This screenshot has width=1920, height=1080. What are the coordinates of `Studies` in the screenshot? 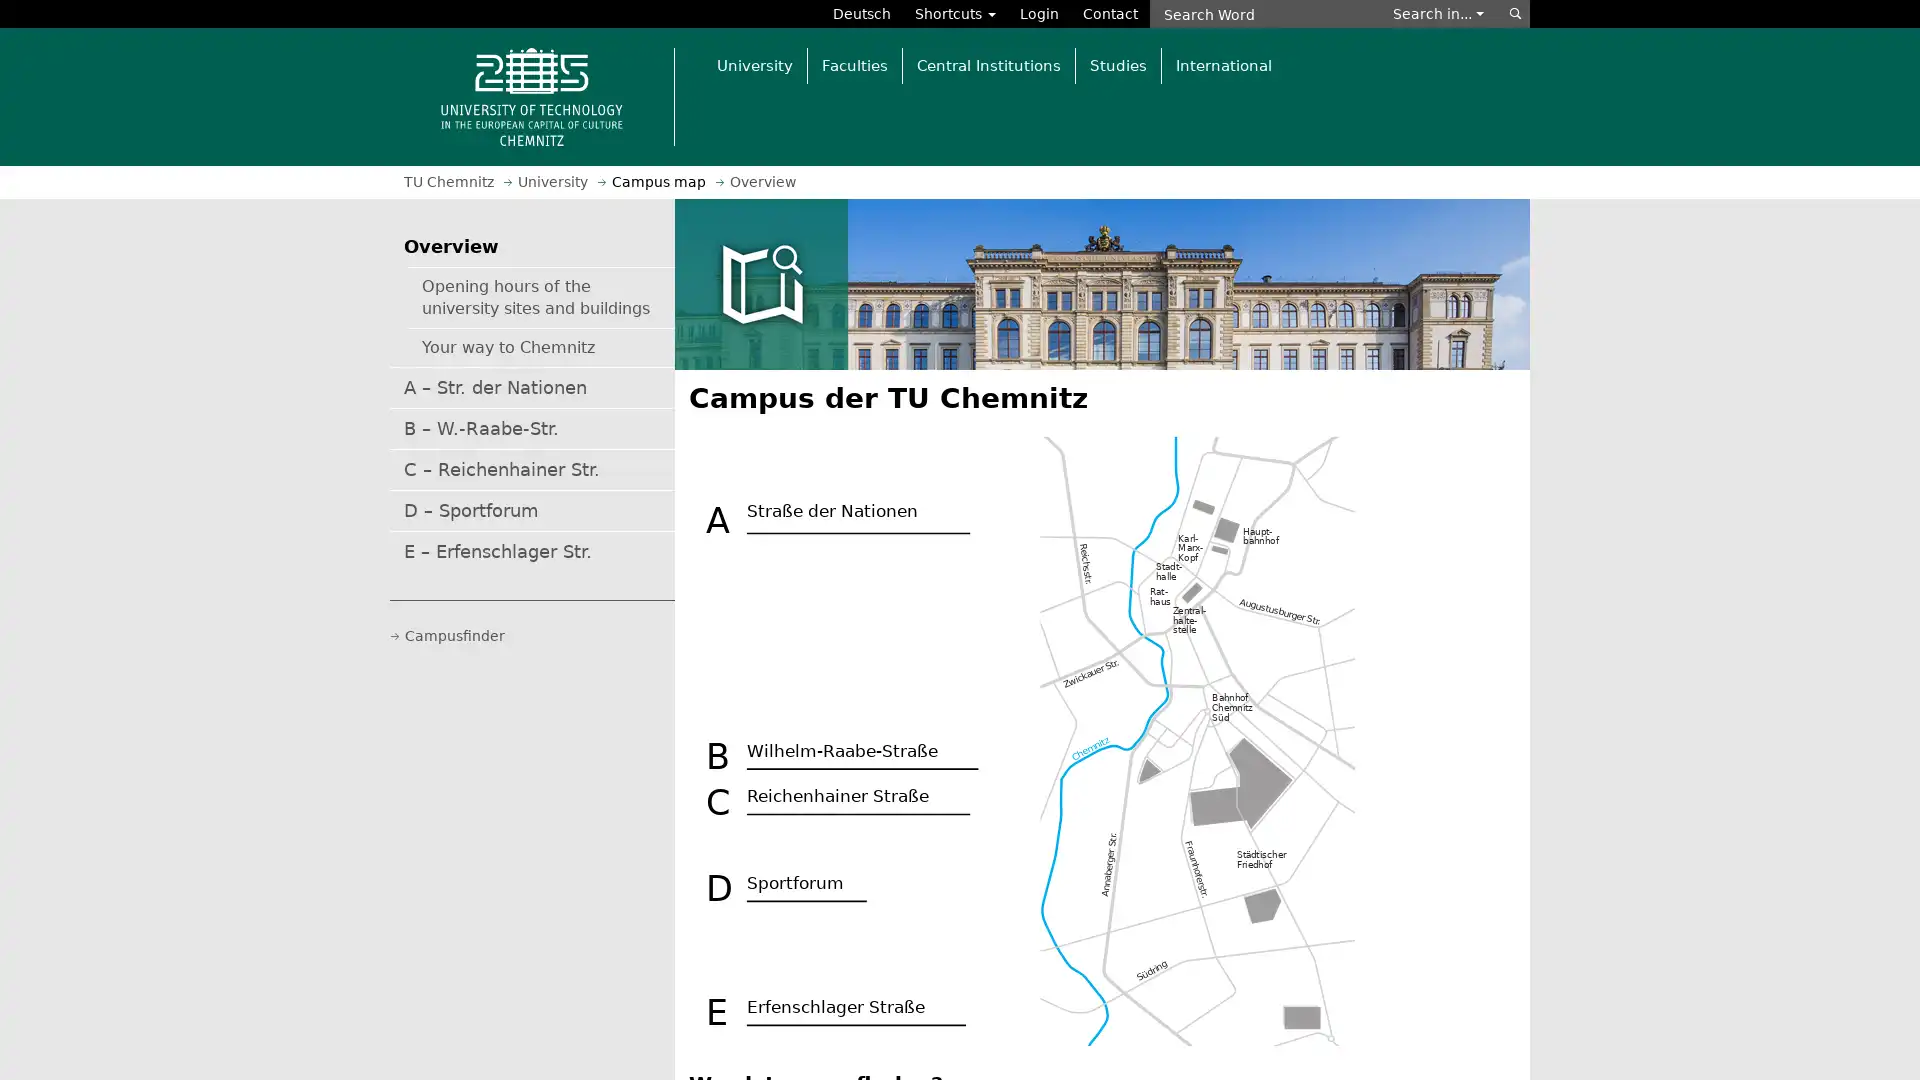 It's located at (1117, 64).